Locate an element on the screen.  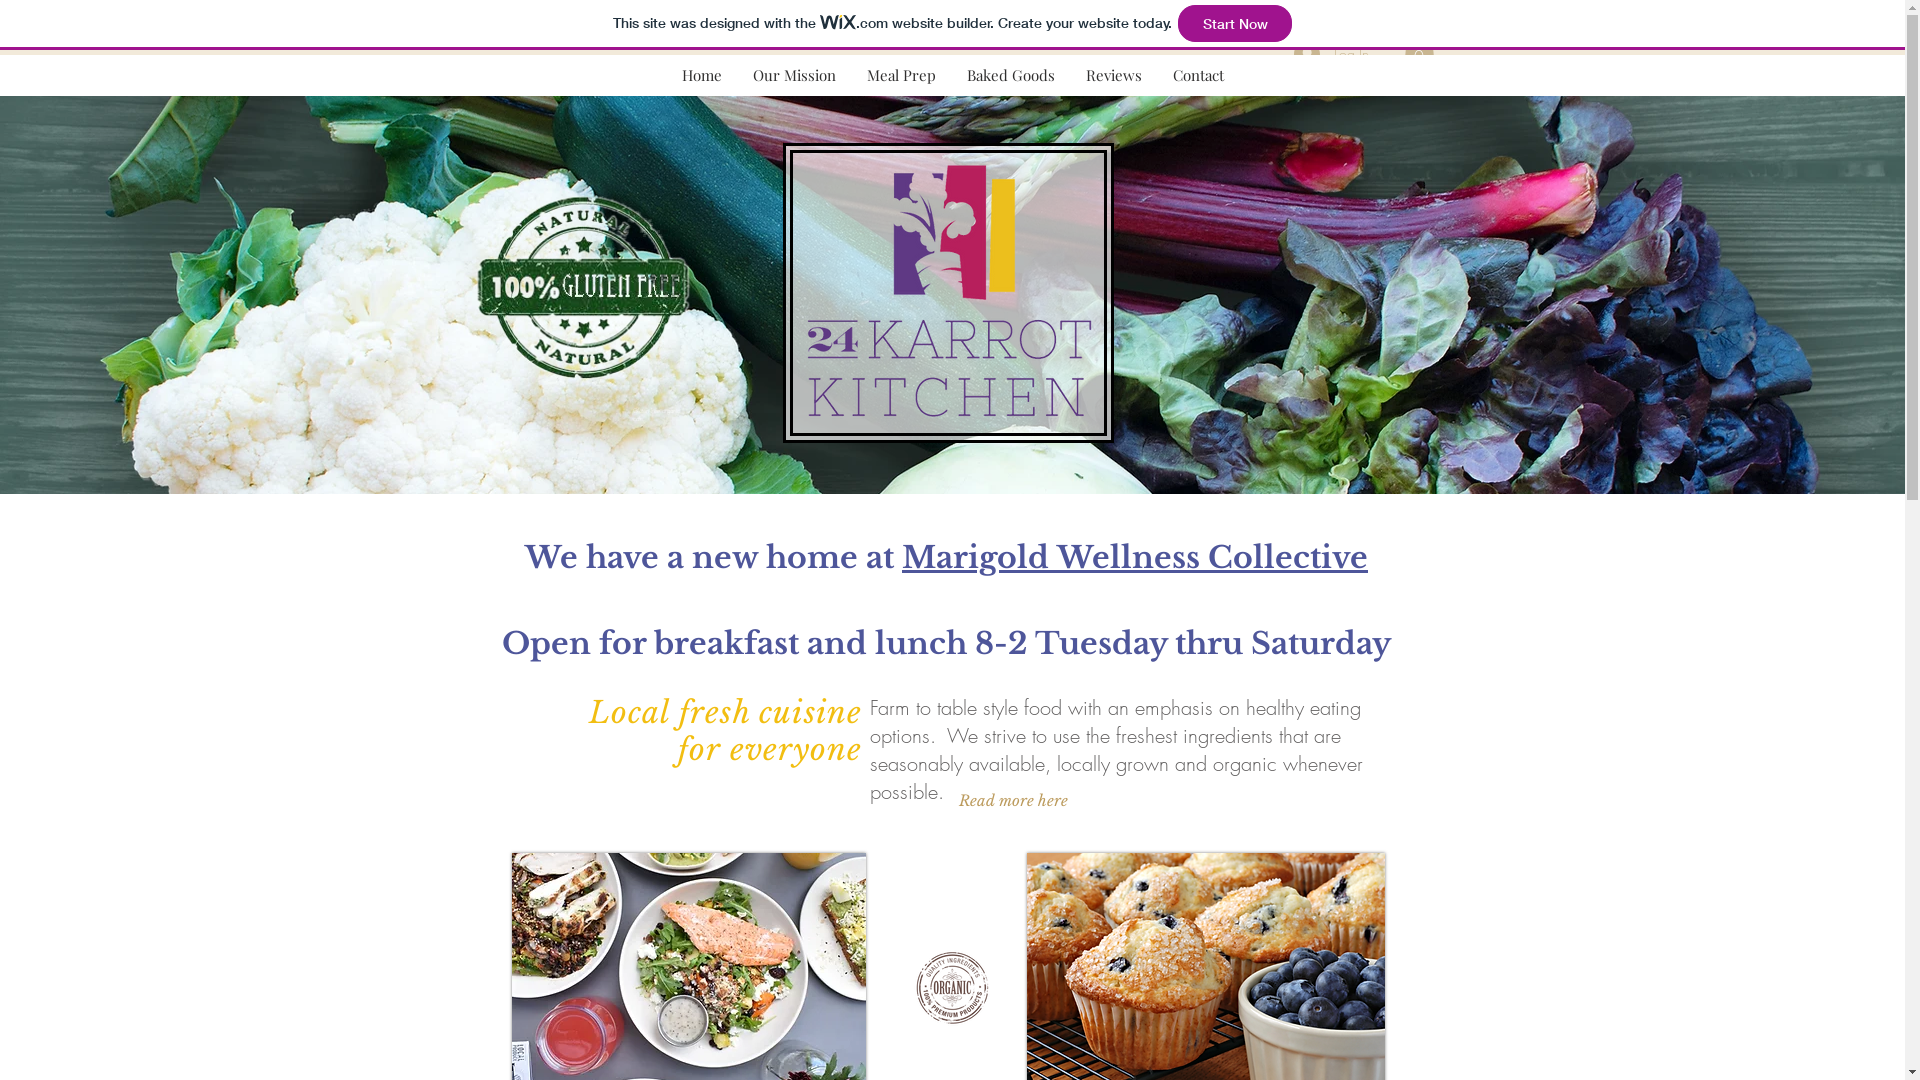
'Log In' is located at coordinates (1331, 52).